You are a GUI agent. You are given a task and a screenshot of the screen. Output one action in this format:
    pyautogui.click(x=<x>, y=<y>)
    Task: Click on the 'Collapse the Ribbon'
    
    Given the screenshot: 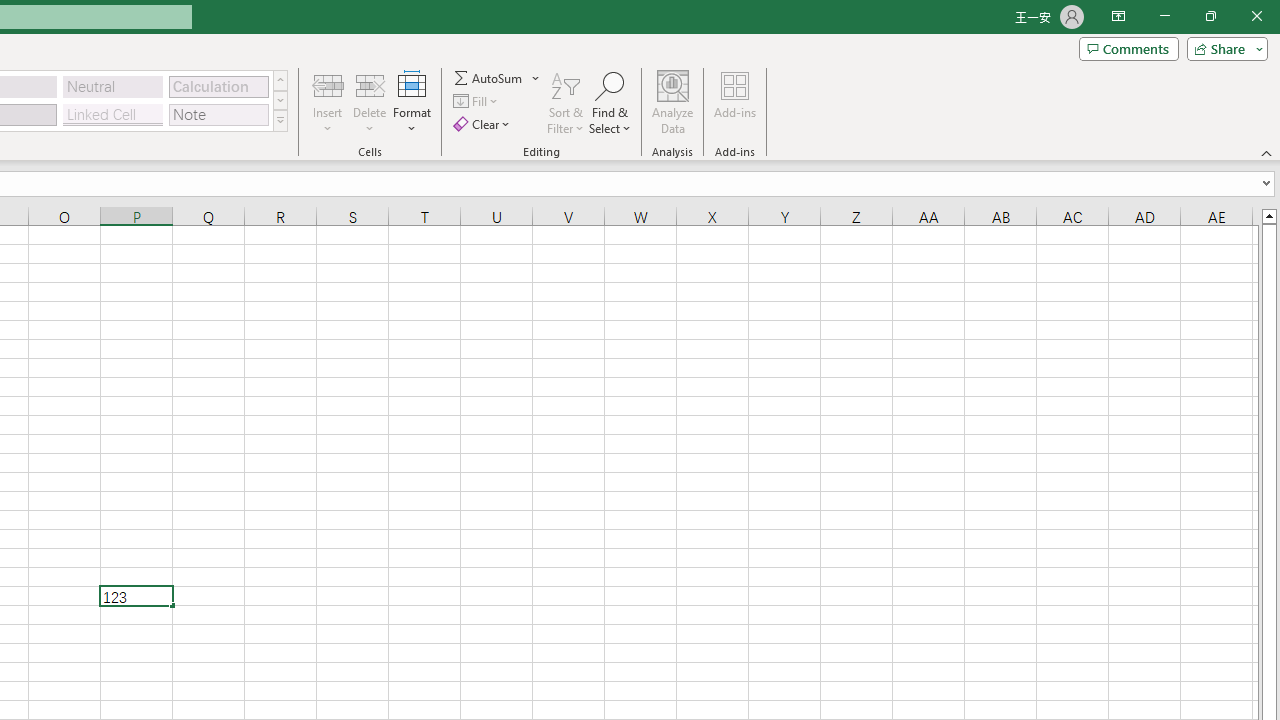 What is the action you would take?
    pyautogui.click(x=1266, y=152)
    